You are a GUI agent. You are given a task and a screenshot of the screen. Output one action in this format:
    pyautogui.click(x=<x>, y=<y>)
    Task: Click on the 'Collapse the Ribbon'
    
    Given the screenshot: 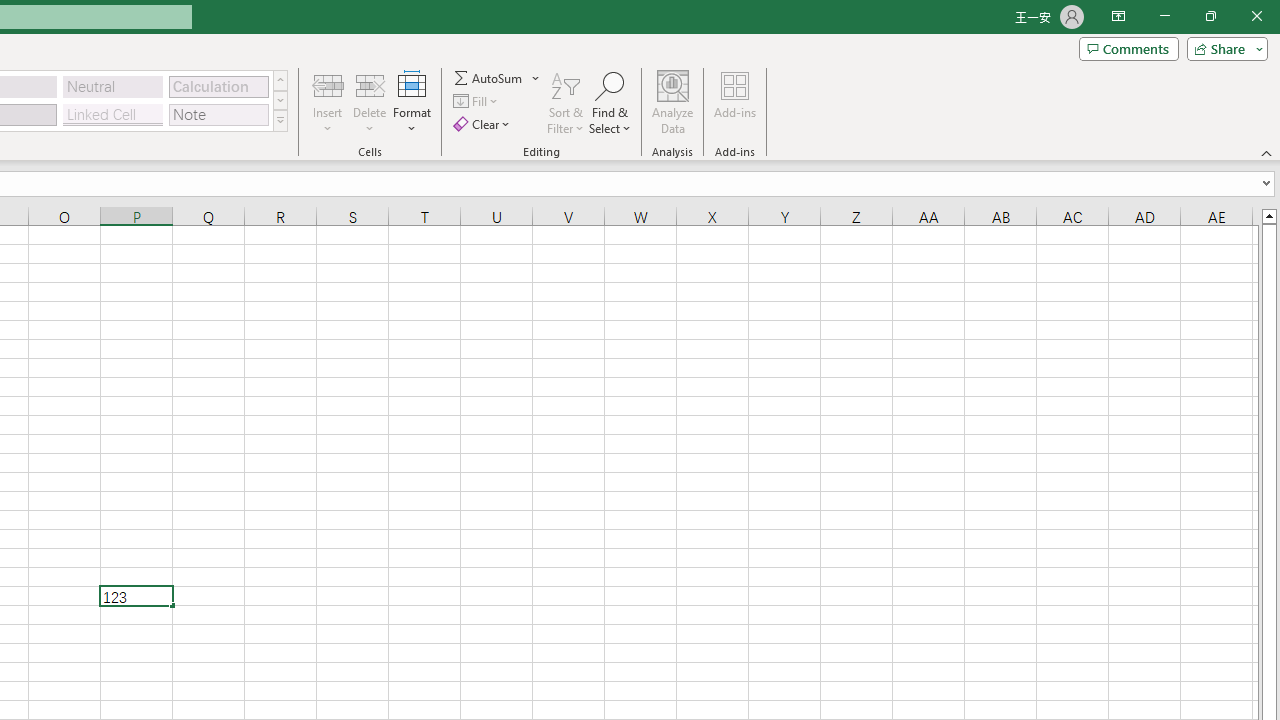 What is the action you would take?
    pyautogui.click(x=1266, y=152)
    